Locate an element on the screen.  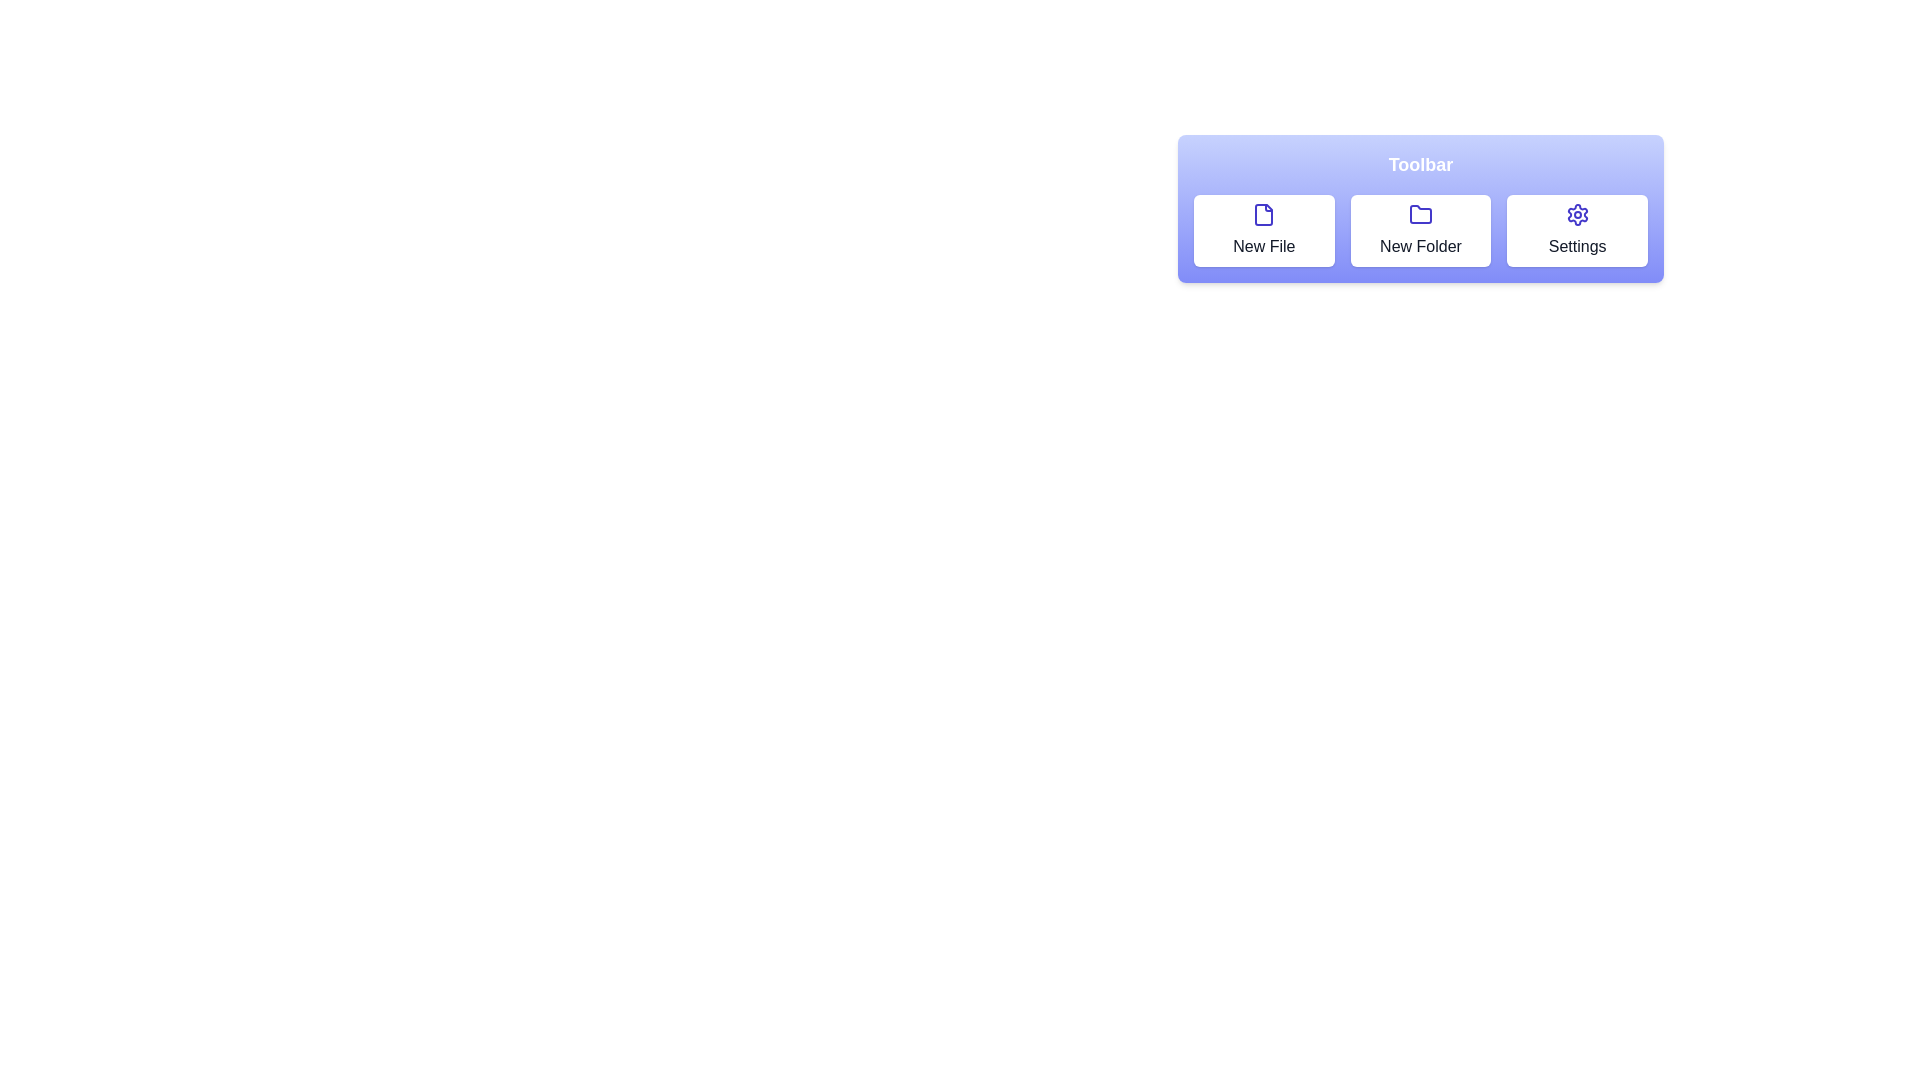
the leftmost button labeled 'New File' with a blue file icon in the toolbar is located at coordinates (1262, 230).